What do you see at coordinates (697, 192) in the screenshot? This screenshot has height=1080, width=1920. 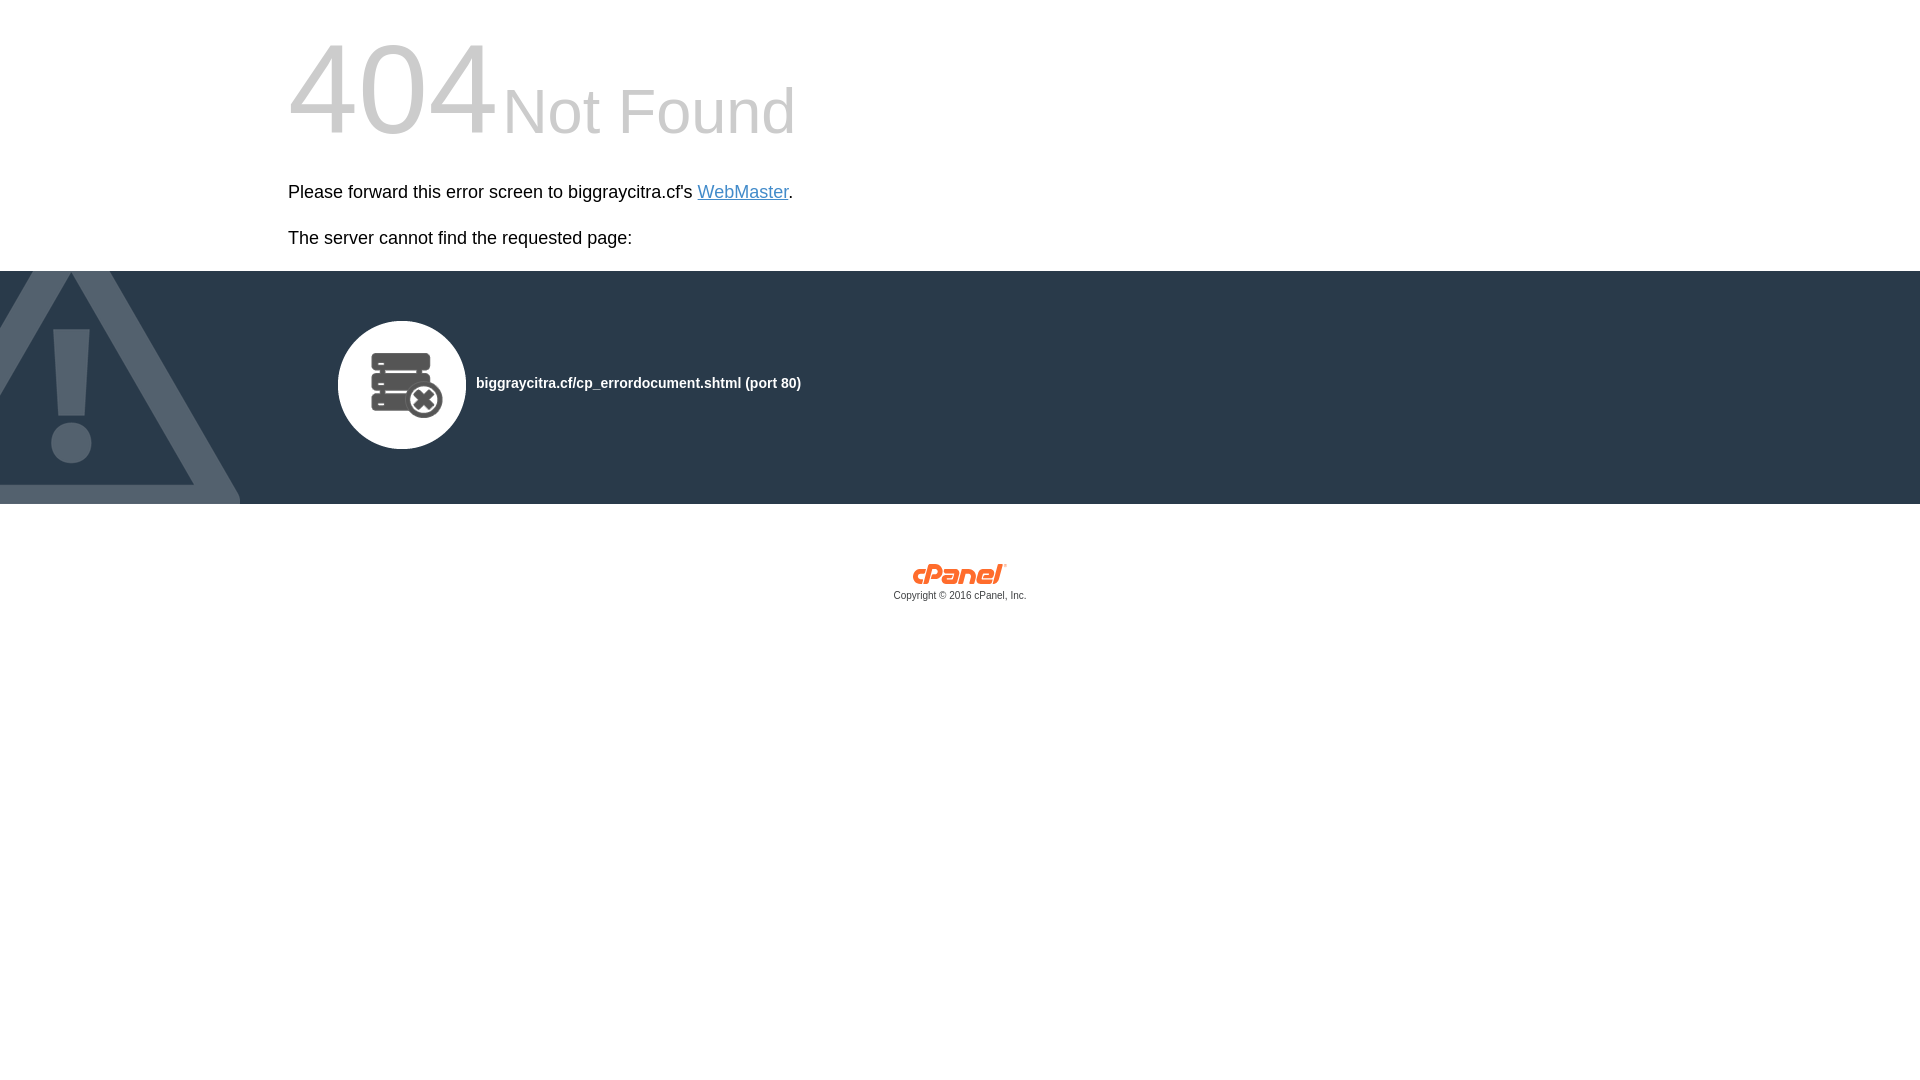 I see `'WebMaster'` at bounding box center [697, 192].